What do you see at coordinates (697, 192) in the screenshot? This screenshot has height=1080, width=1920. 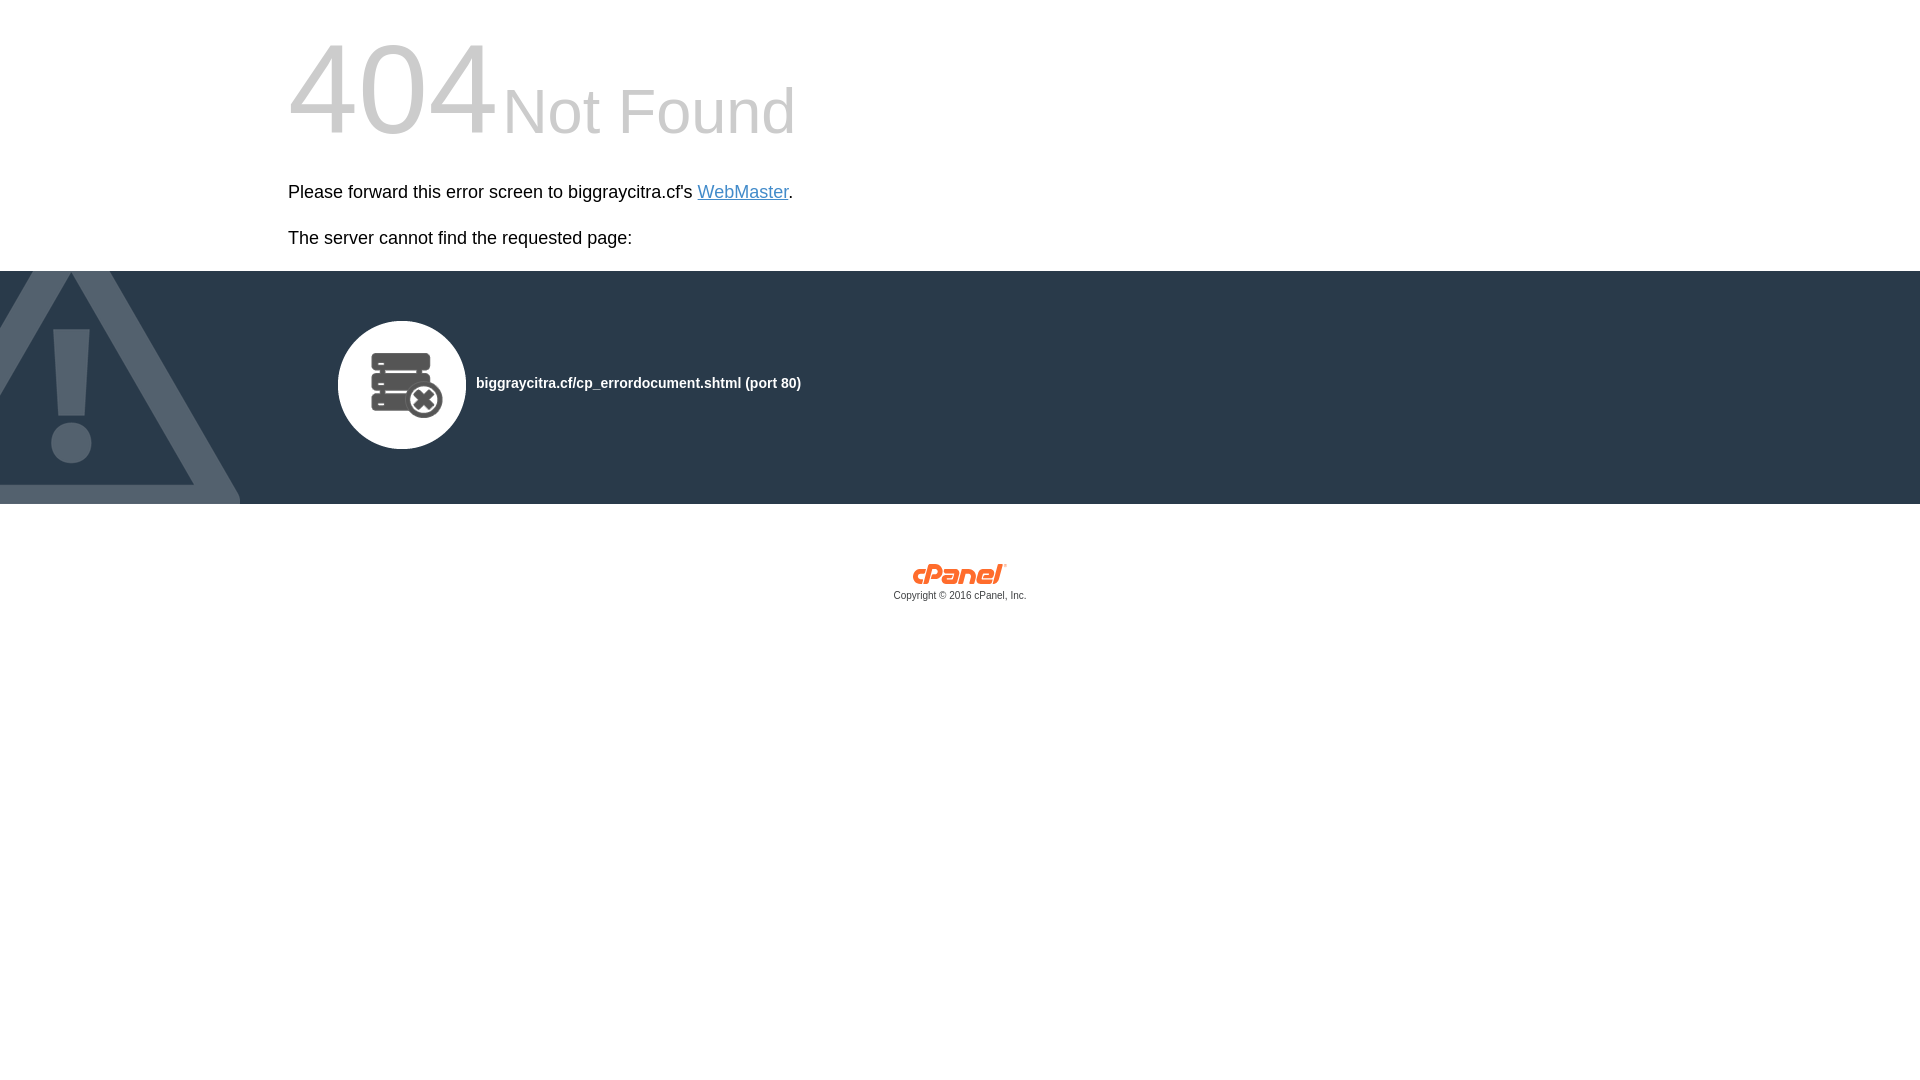 I see `'WebMaster'` at bounding box center [697, 192].